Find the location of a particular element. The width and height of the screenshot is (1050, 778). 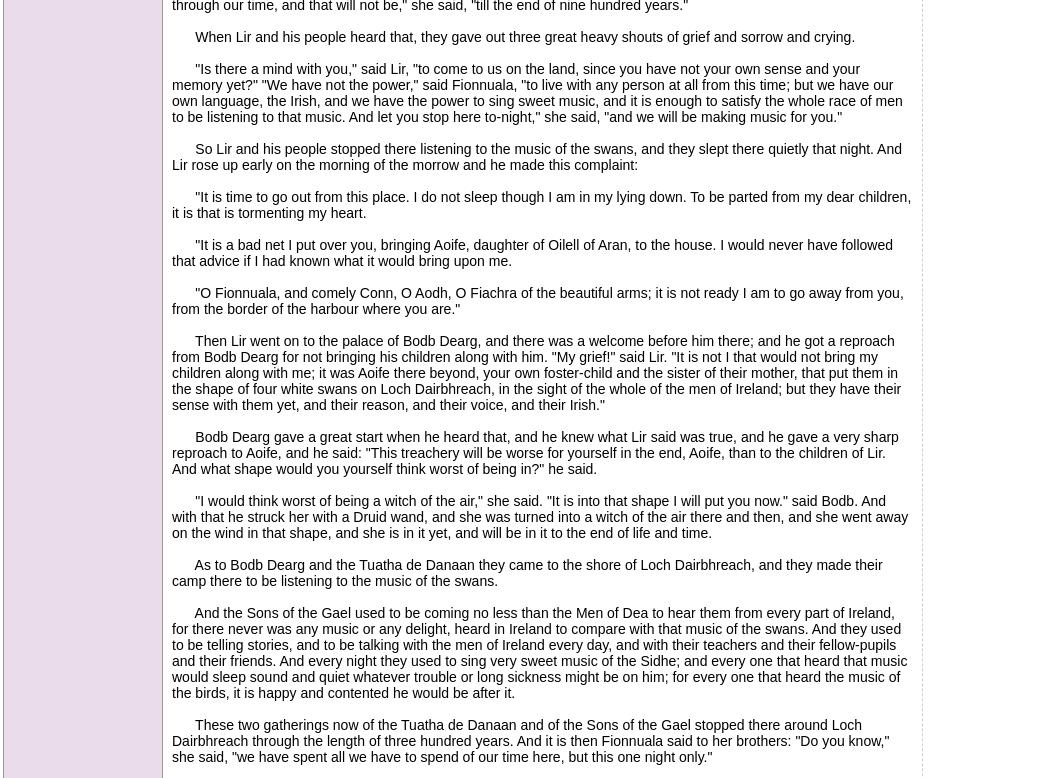

'These two gatherings now of the Tuatha de Danaan and of the Sons of the Gael stopped there around Loch Dairbhreach through the length of three hundred years. And it is then Fionnuala said to her brothers: "Do you know," she said, "we have spent all we have to spend of our time here, but this one night only."' is located at coordinates (530, 739).